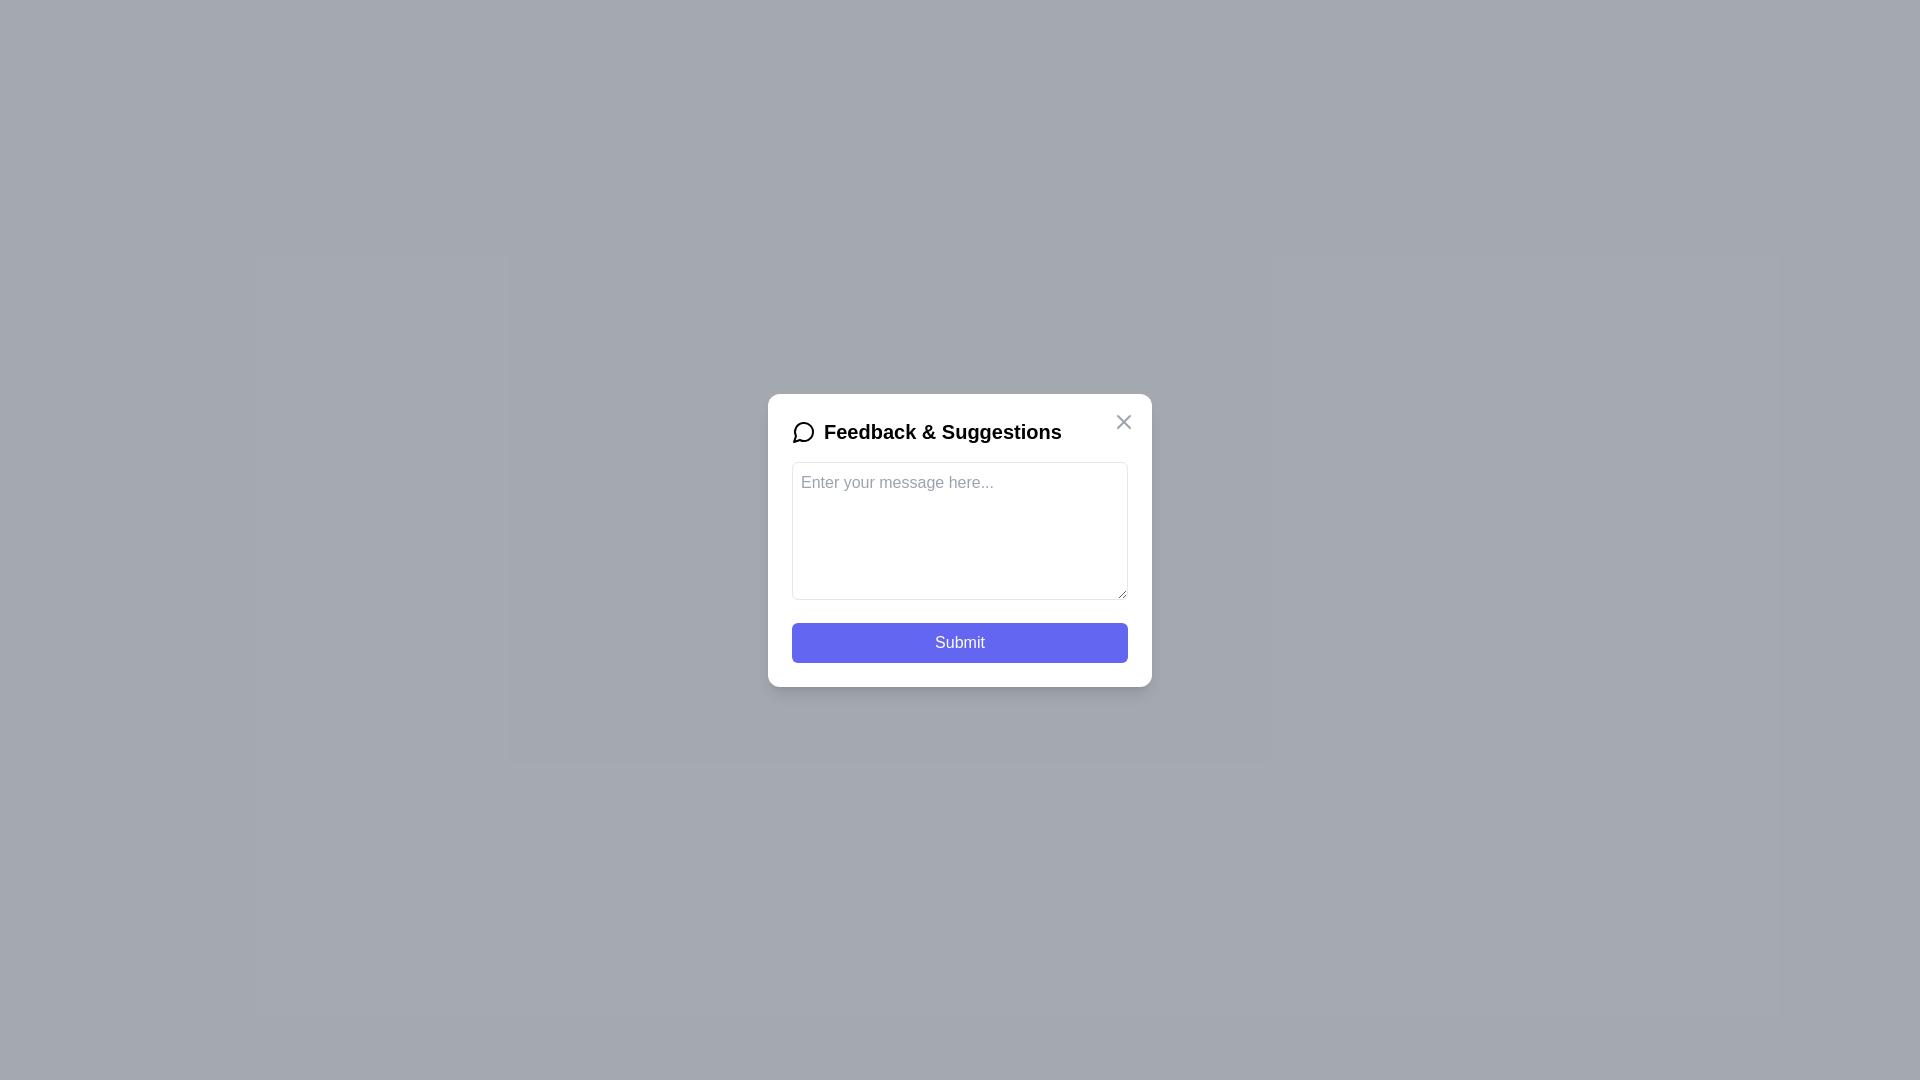 The height and width of the screenshot is (1080, 1920). What do you see at coordinates (960, 430) in the screenshot?
I see `the text label 'Feedback & Suggestions', which is a bold heading located near the top center of a white dialog box, positioned below a close icon and above a text input field` at bounding box center [960, 430].